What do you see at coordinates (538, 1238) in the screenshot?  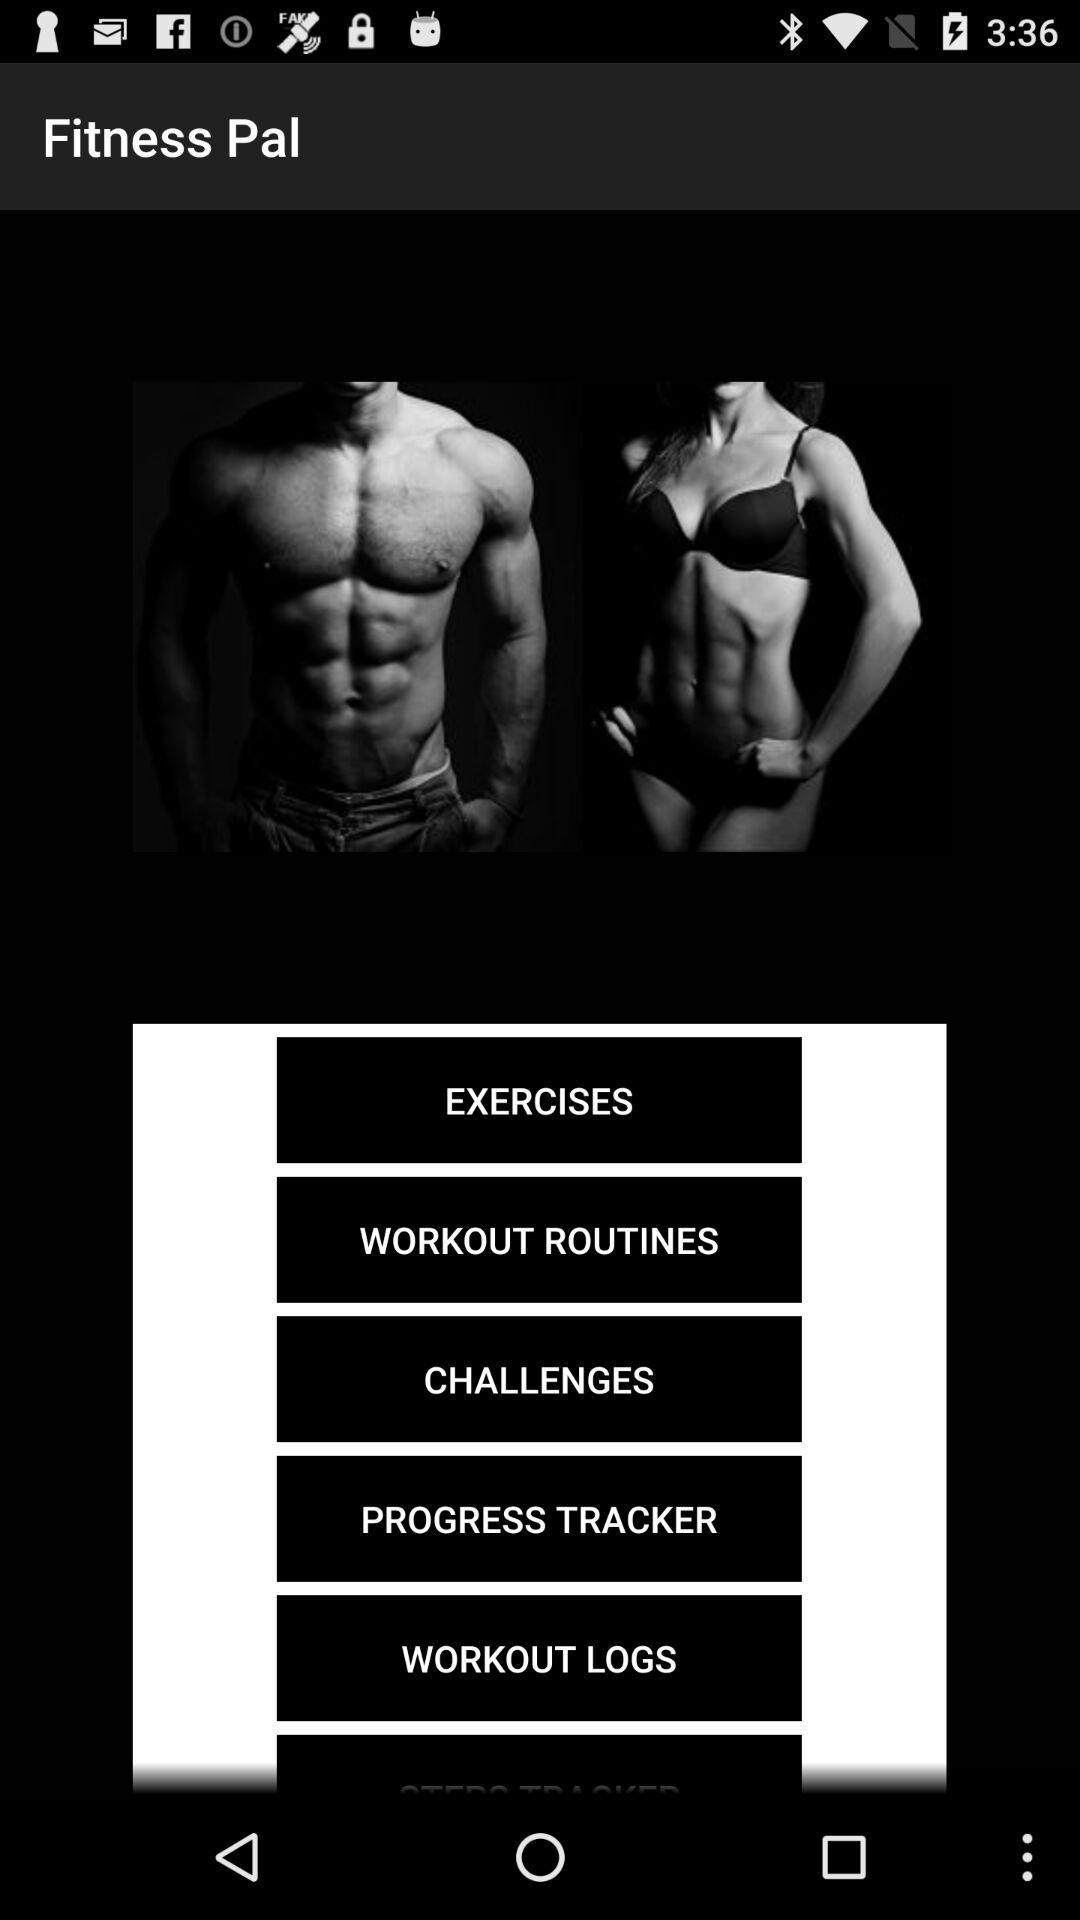 I see `workout routines item` at bounding box center [538, 1238].